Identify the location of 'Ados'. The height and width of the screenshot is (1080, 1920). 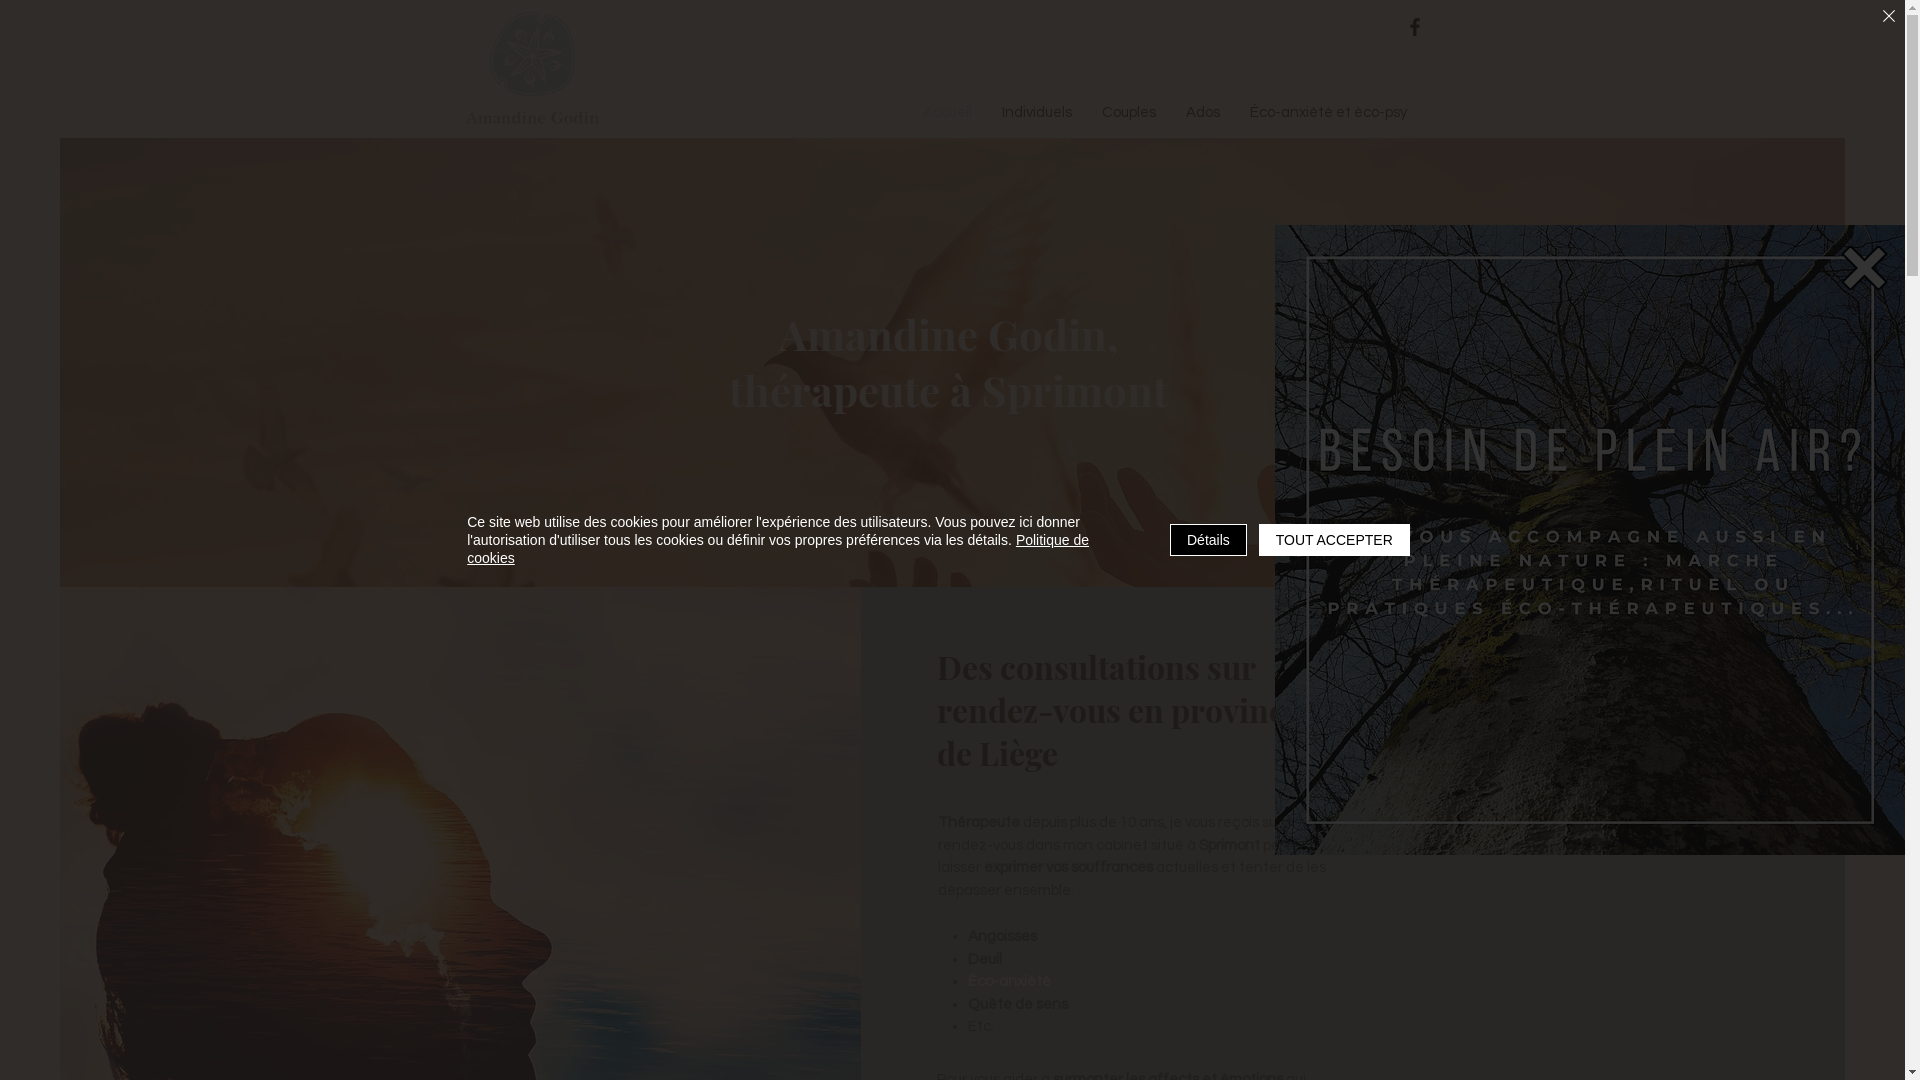
(1200, 112).